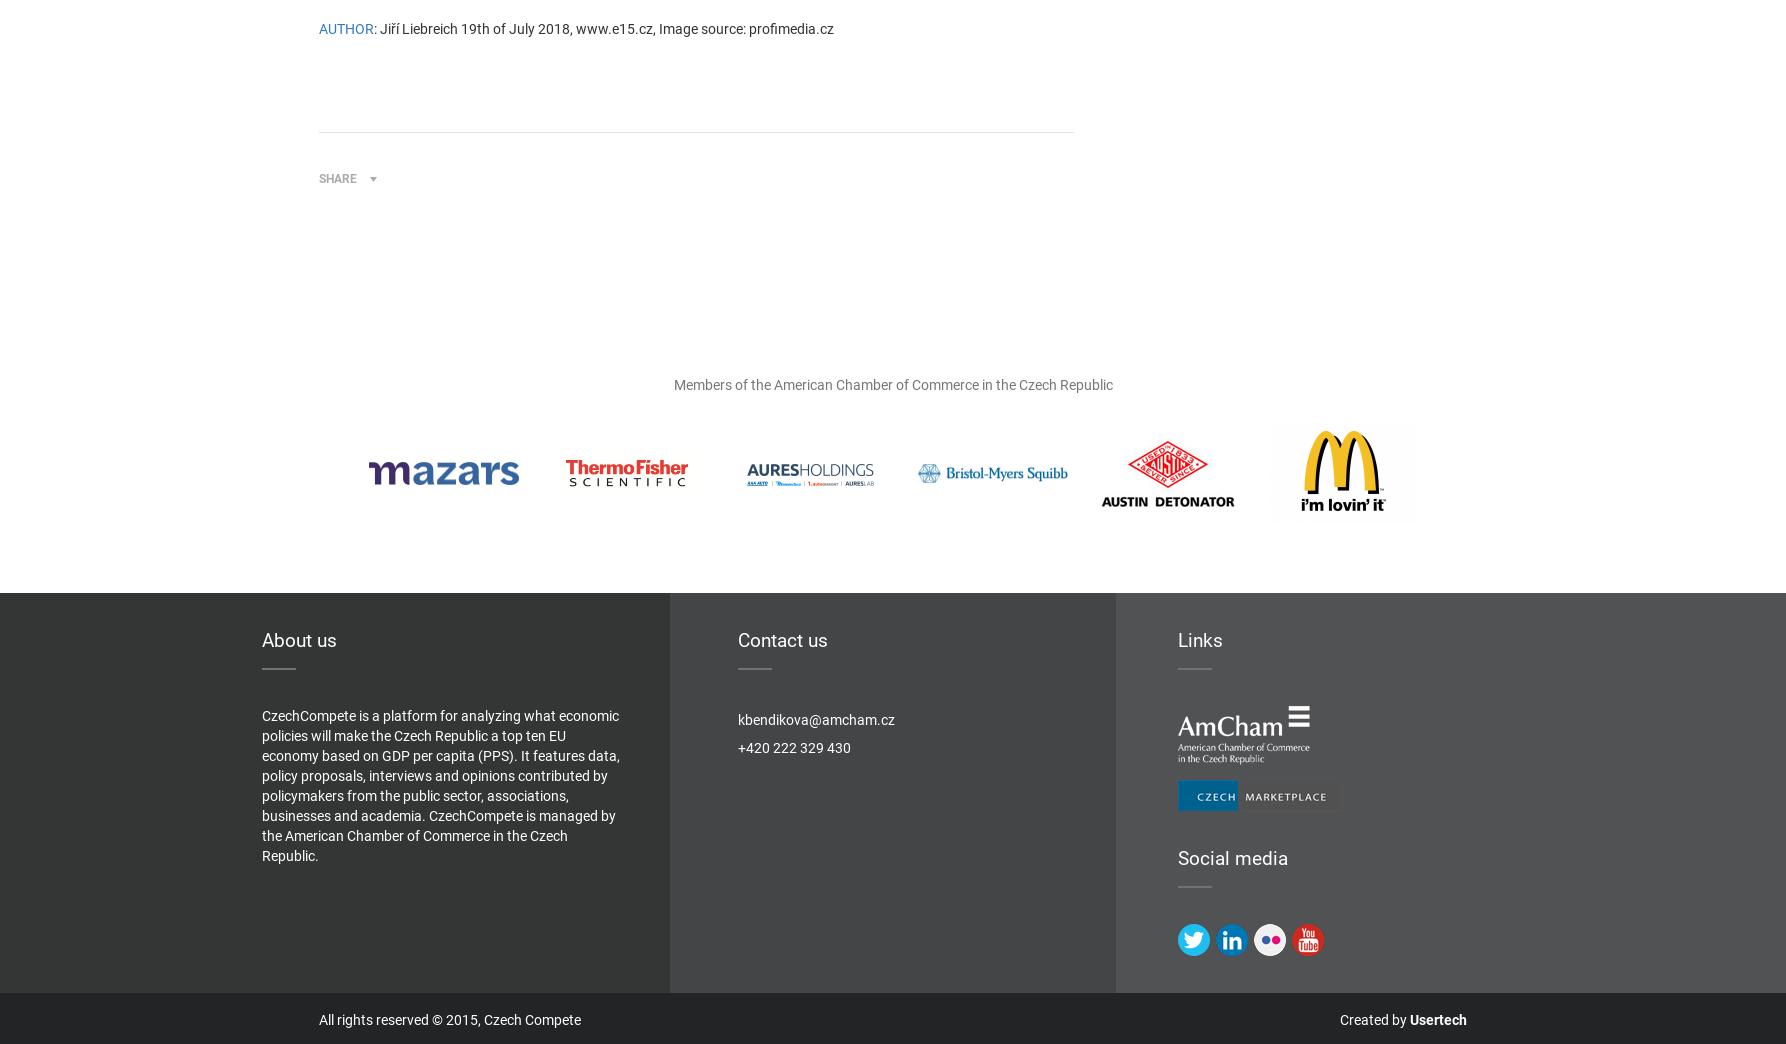 The height and width of the screenshot is (1044, 1786). Describe the element at coordinates (1200, 640) in the screenshot. I see `'Links'` at that location.